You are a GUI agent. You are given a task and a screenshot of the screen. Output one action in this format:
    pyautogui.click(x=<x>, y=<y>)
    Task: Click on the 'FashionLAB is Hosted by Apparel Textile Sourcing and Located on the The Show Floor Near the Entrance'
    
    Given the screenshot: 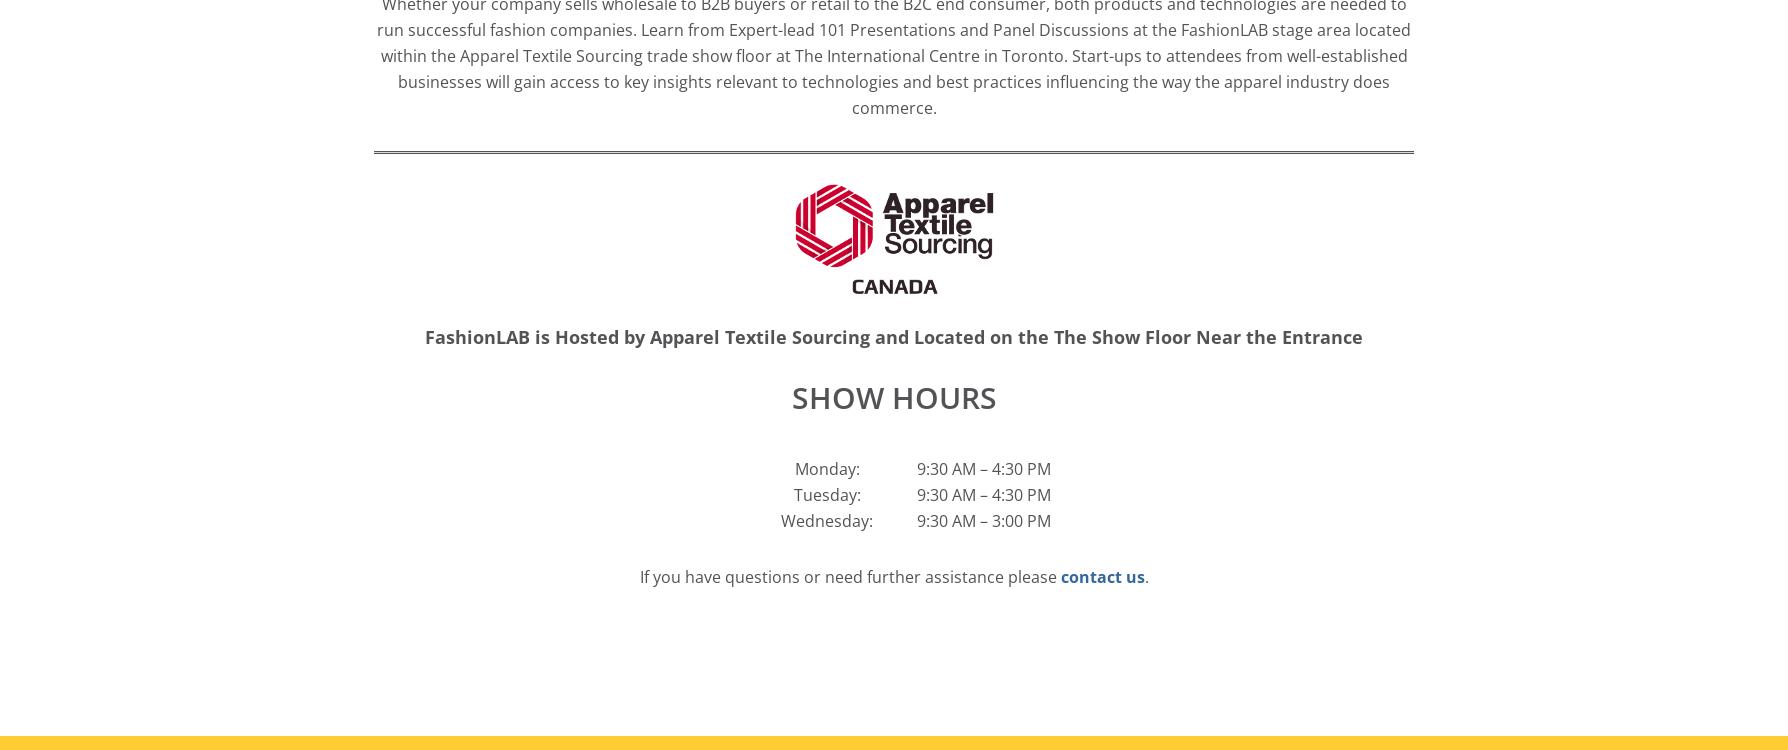 What is the action you would take?
    pyautogui.click(x=894, y=335)
    